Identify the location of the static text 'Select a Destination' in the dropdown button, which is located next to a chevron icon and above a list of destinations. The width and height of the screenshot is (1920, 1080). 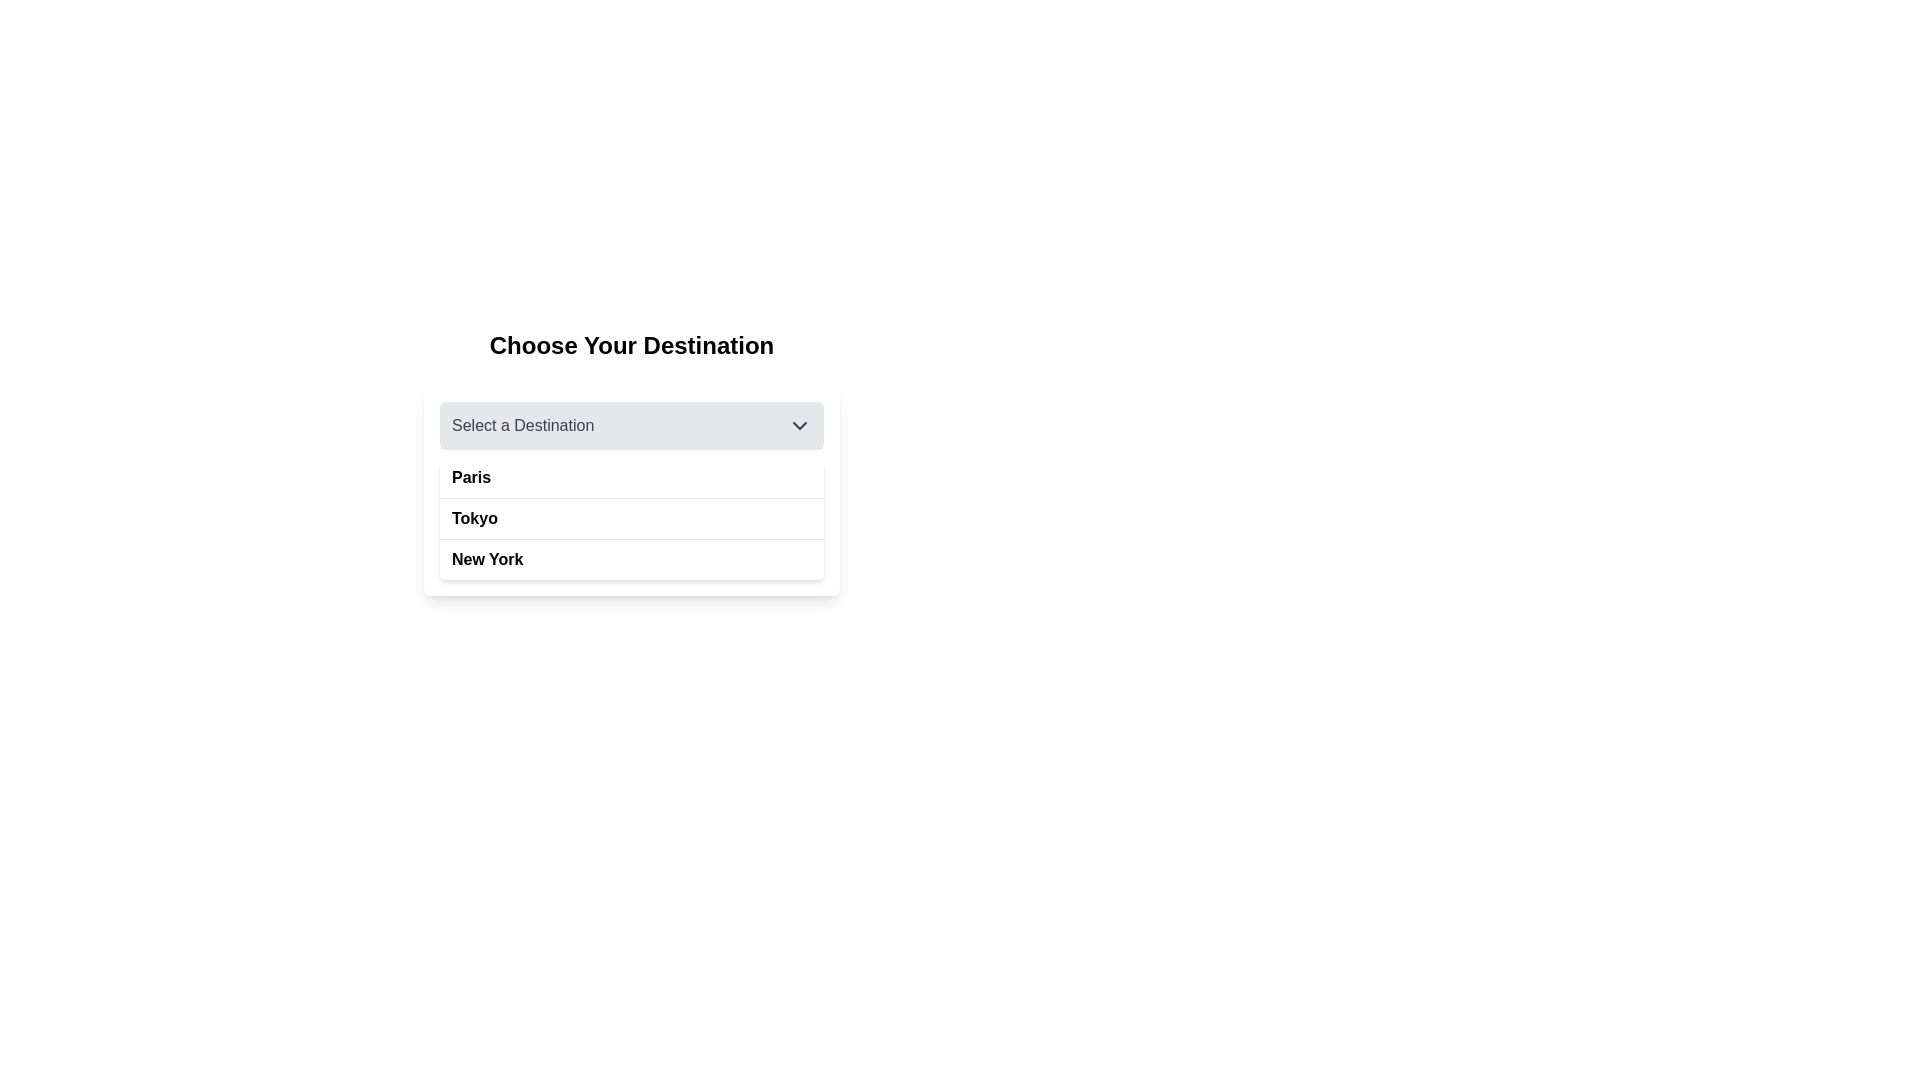
(523, 424).